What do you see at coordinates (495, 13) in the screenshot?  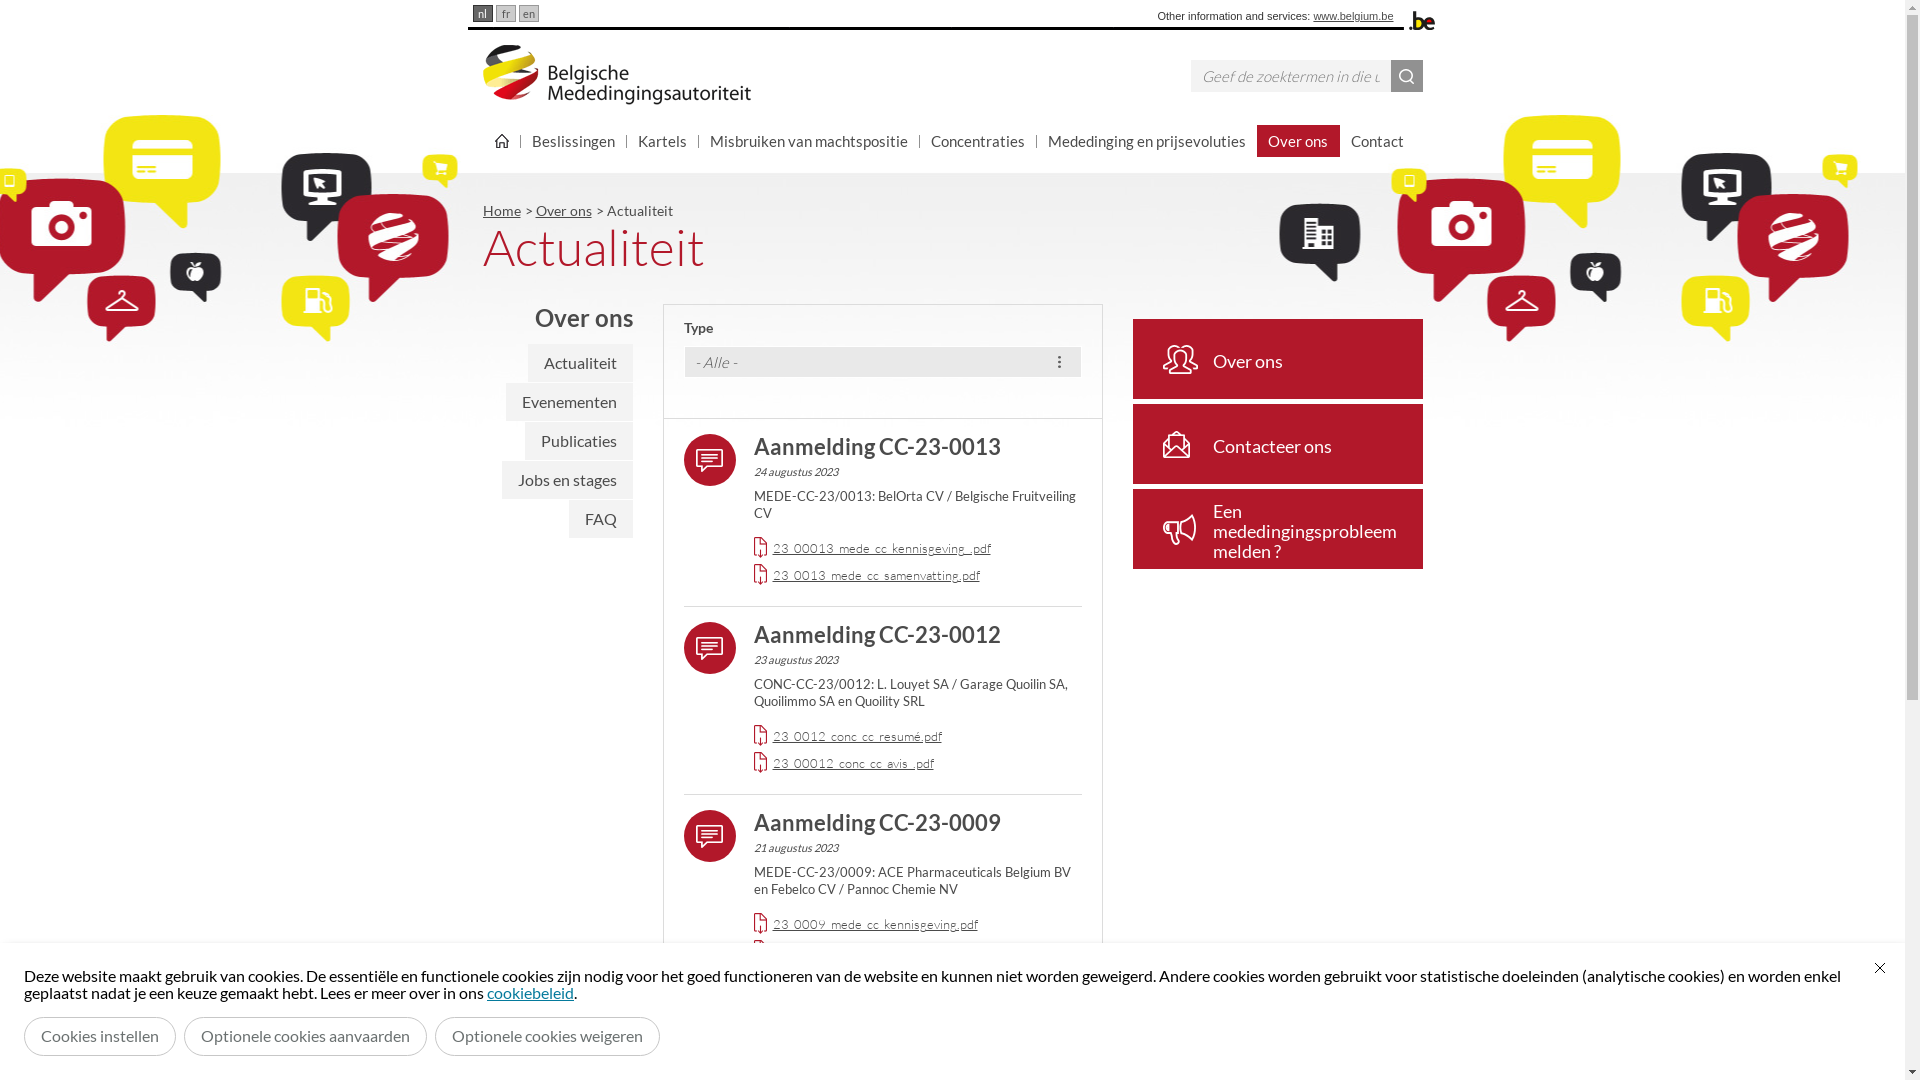 I see `'fr'` at bounding box center [495, 13].